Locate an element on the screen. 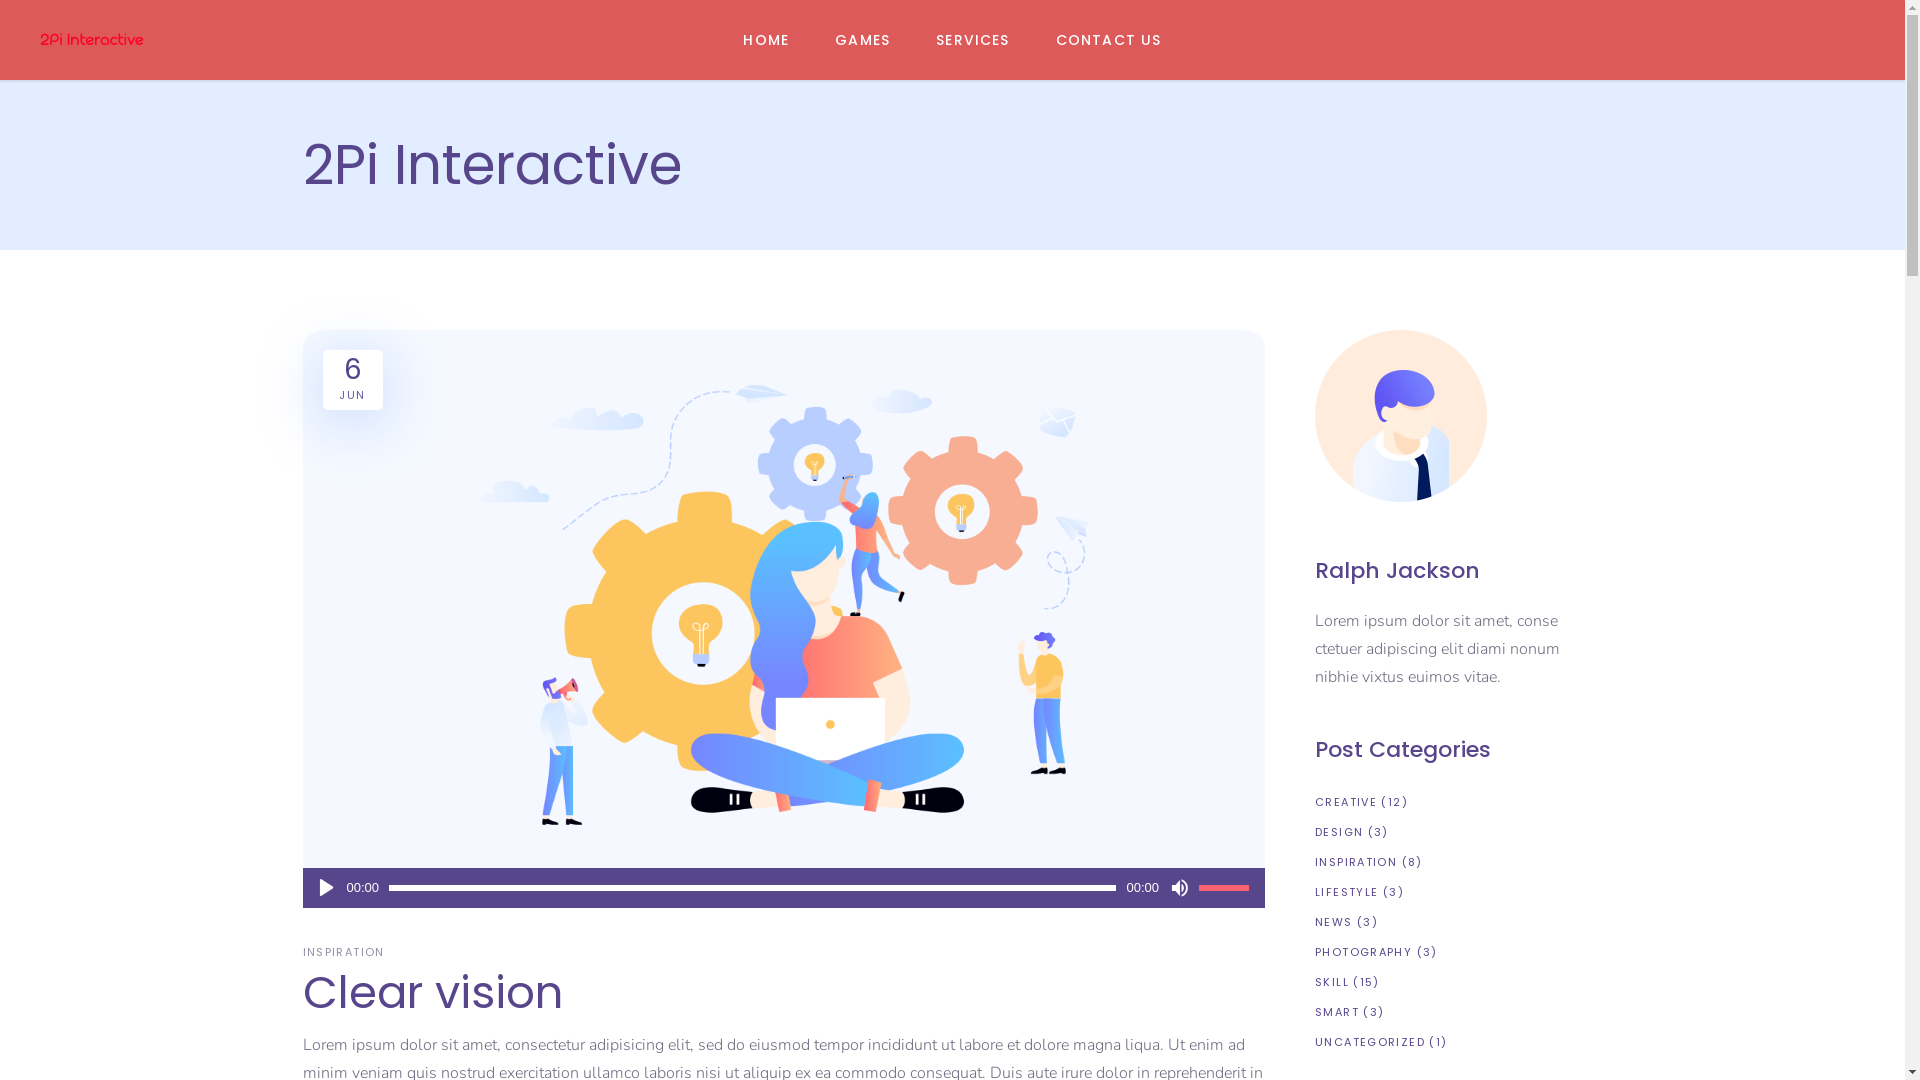  'CREATIVE' is located at coordinates (1315, 801).